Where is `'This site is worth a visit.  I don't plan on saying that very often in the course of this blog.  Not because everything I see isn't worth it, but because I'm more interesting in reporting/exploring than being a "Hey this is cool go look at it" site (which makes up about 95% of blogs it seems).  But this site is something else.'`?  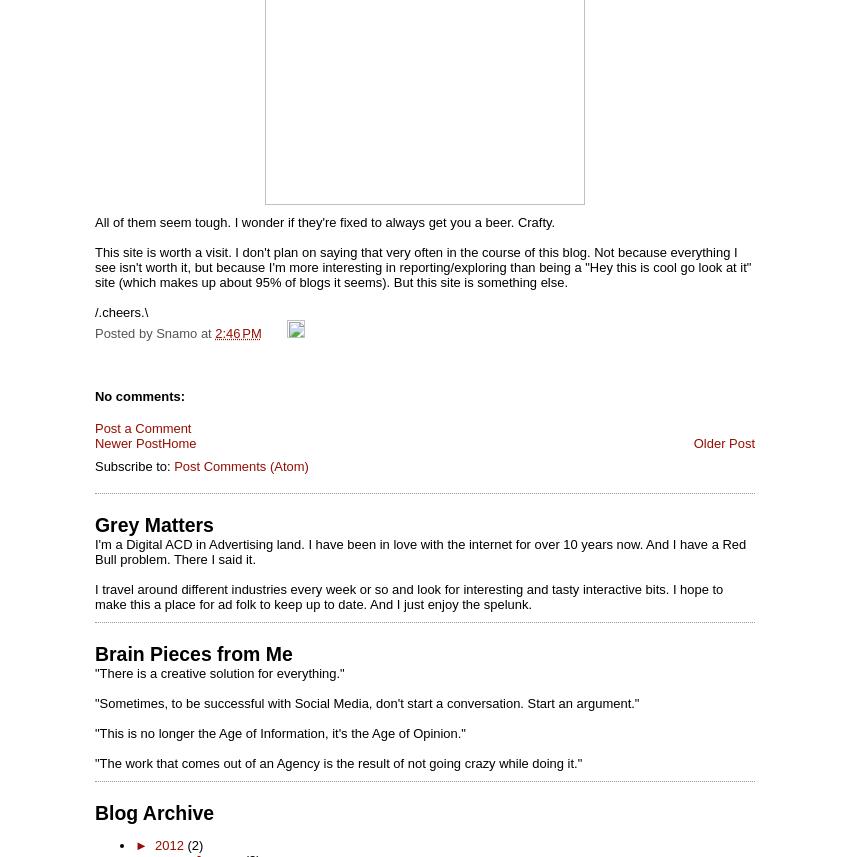 'This site is worth a visit.  I don't plan on saying that very often in the course of this blog.  Not because everything I see isn't worth it, but because I'm more interesting in reporting/exploring than being a "Hey this is cool go look at it" site (which makes up about 95% of blogs it seems).  But this site is something else.' is located at coordinates (422, 267).